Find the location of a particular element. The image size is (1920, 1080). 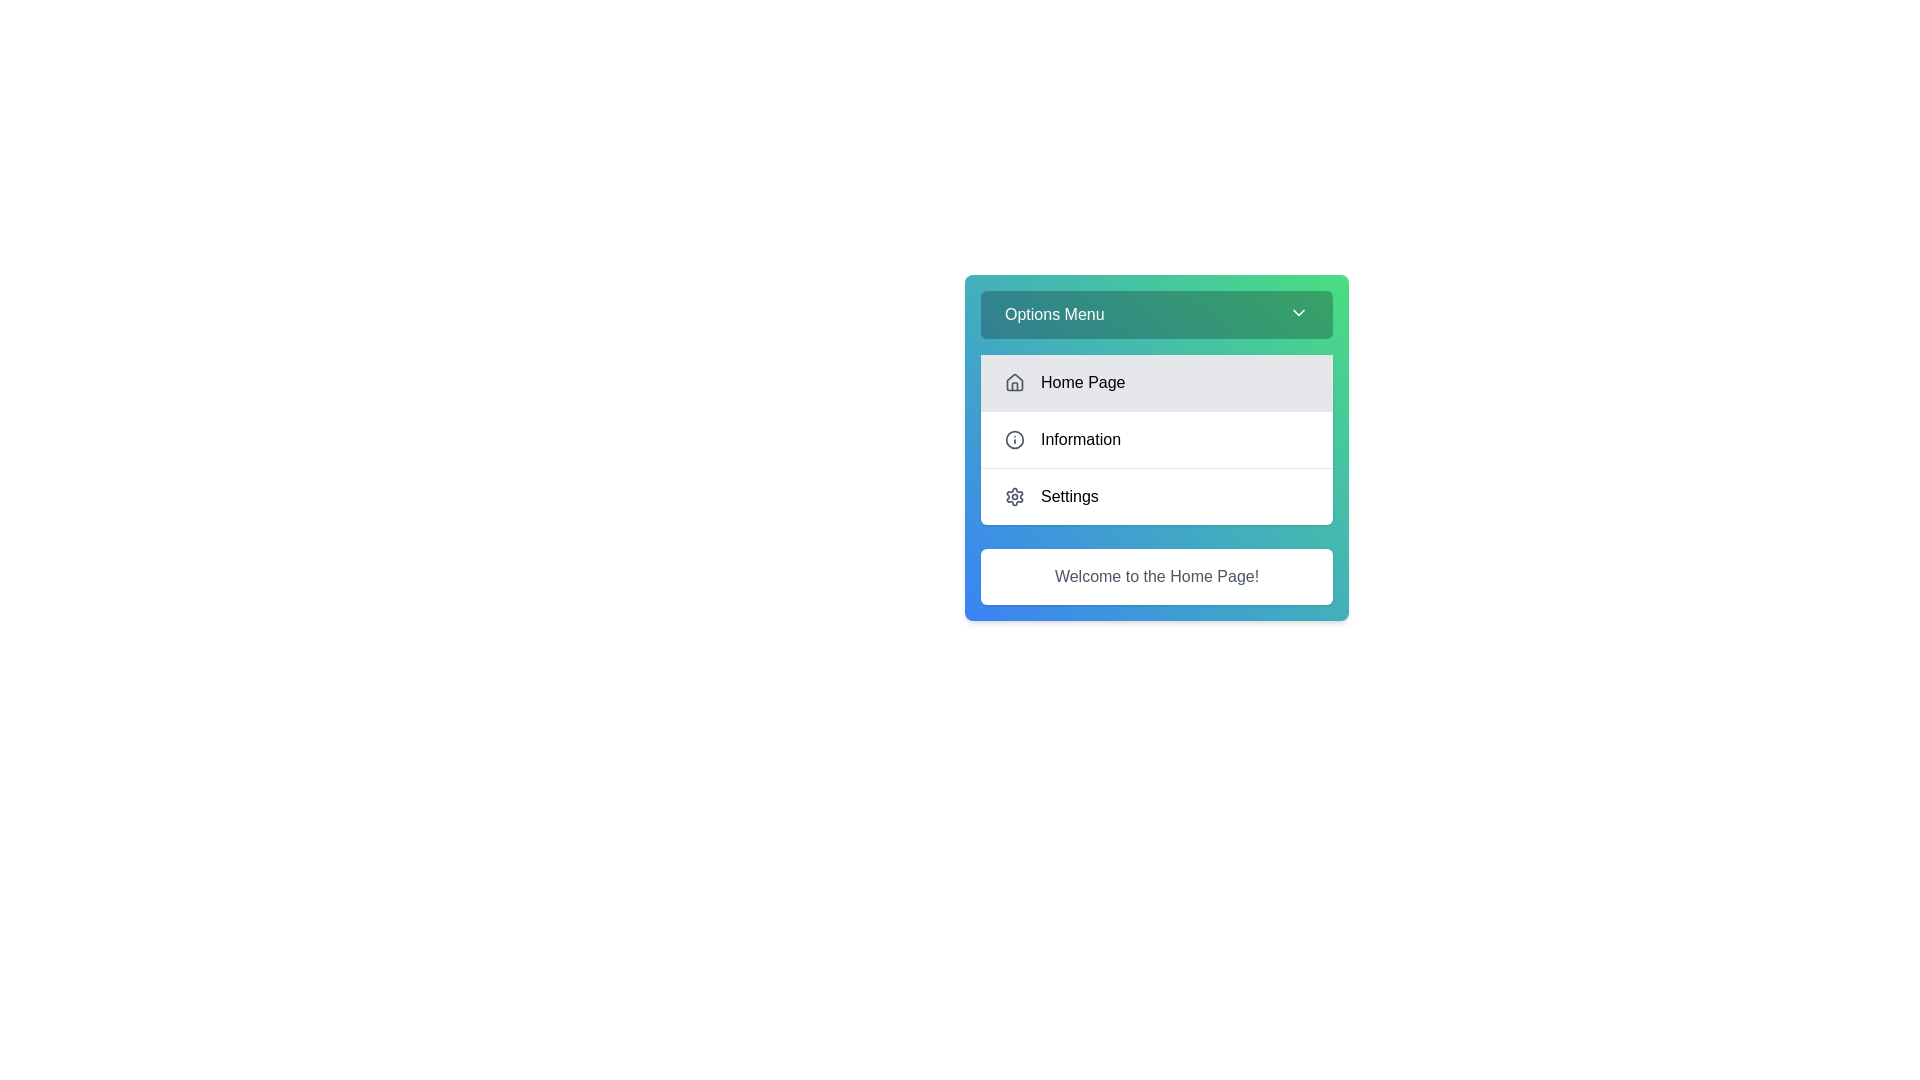

the downward-facing chevron icon located in the top-right corner of the 'Options Menu' header is located at coordinates (1299, 312).